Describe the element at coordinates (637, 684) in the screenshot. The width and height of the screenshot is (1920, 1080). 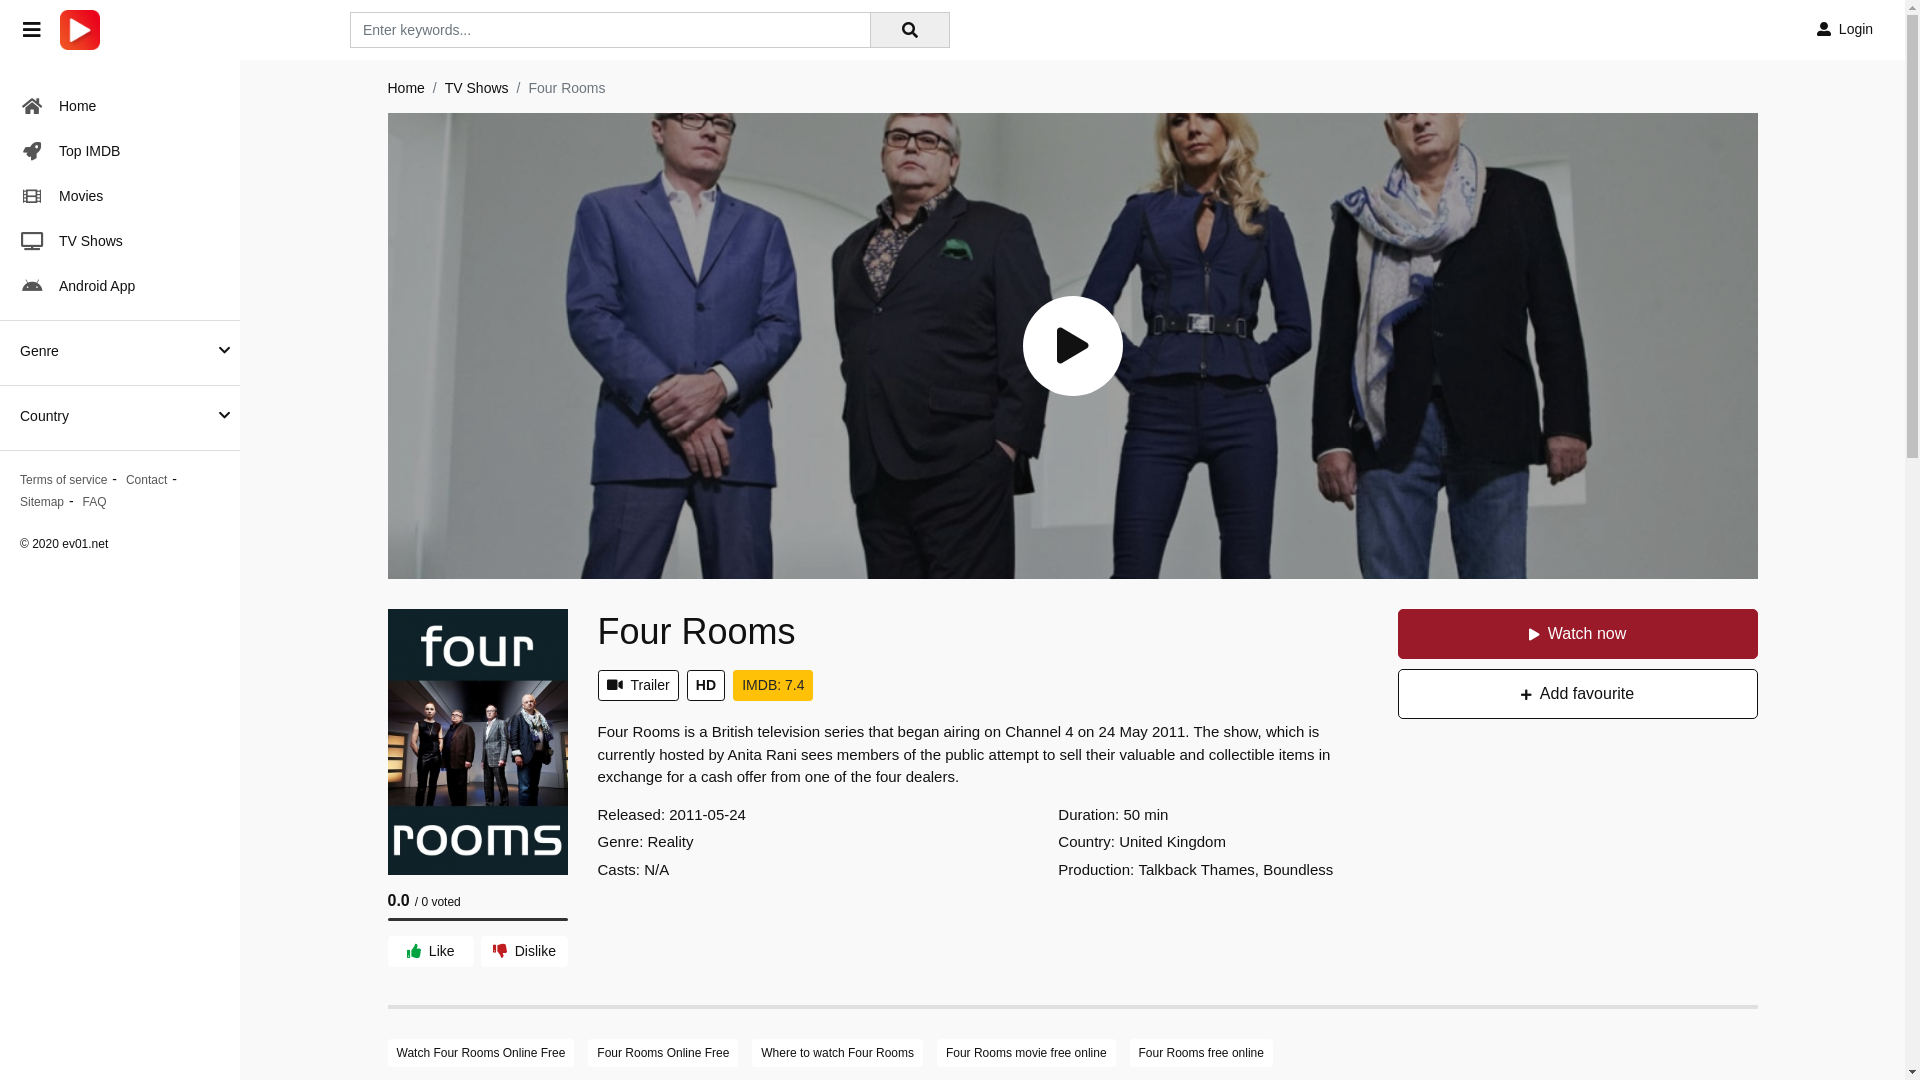
I see `'Trailer'` at that location.